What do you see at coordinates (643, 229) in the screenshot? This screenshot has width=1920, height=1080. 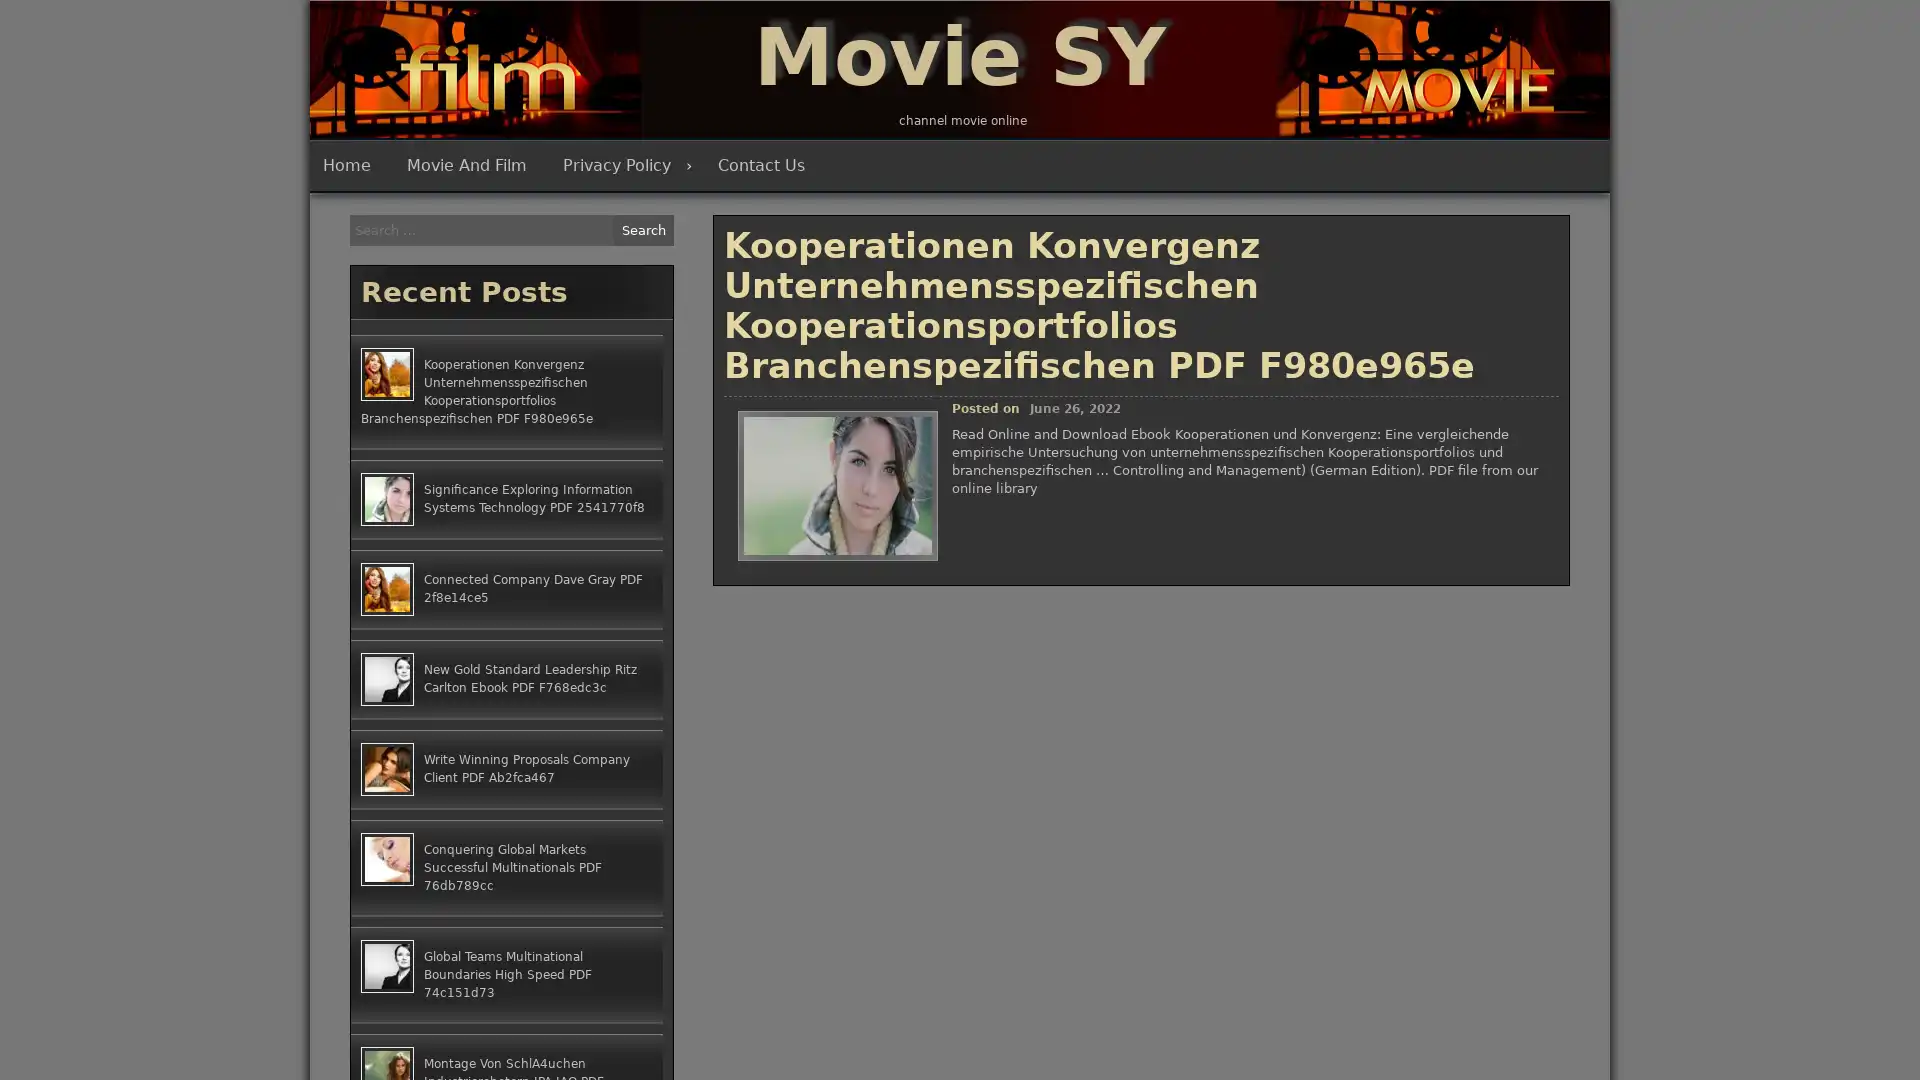 I see `Search` at bounding box center [643, 229].